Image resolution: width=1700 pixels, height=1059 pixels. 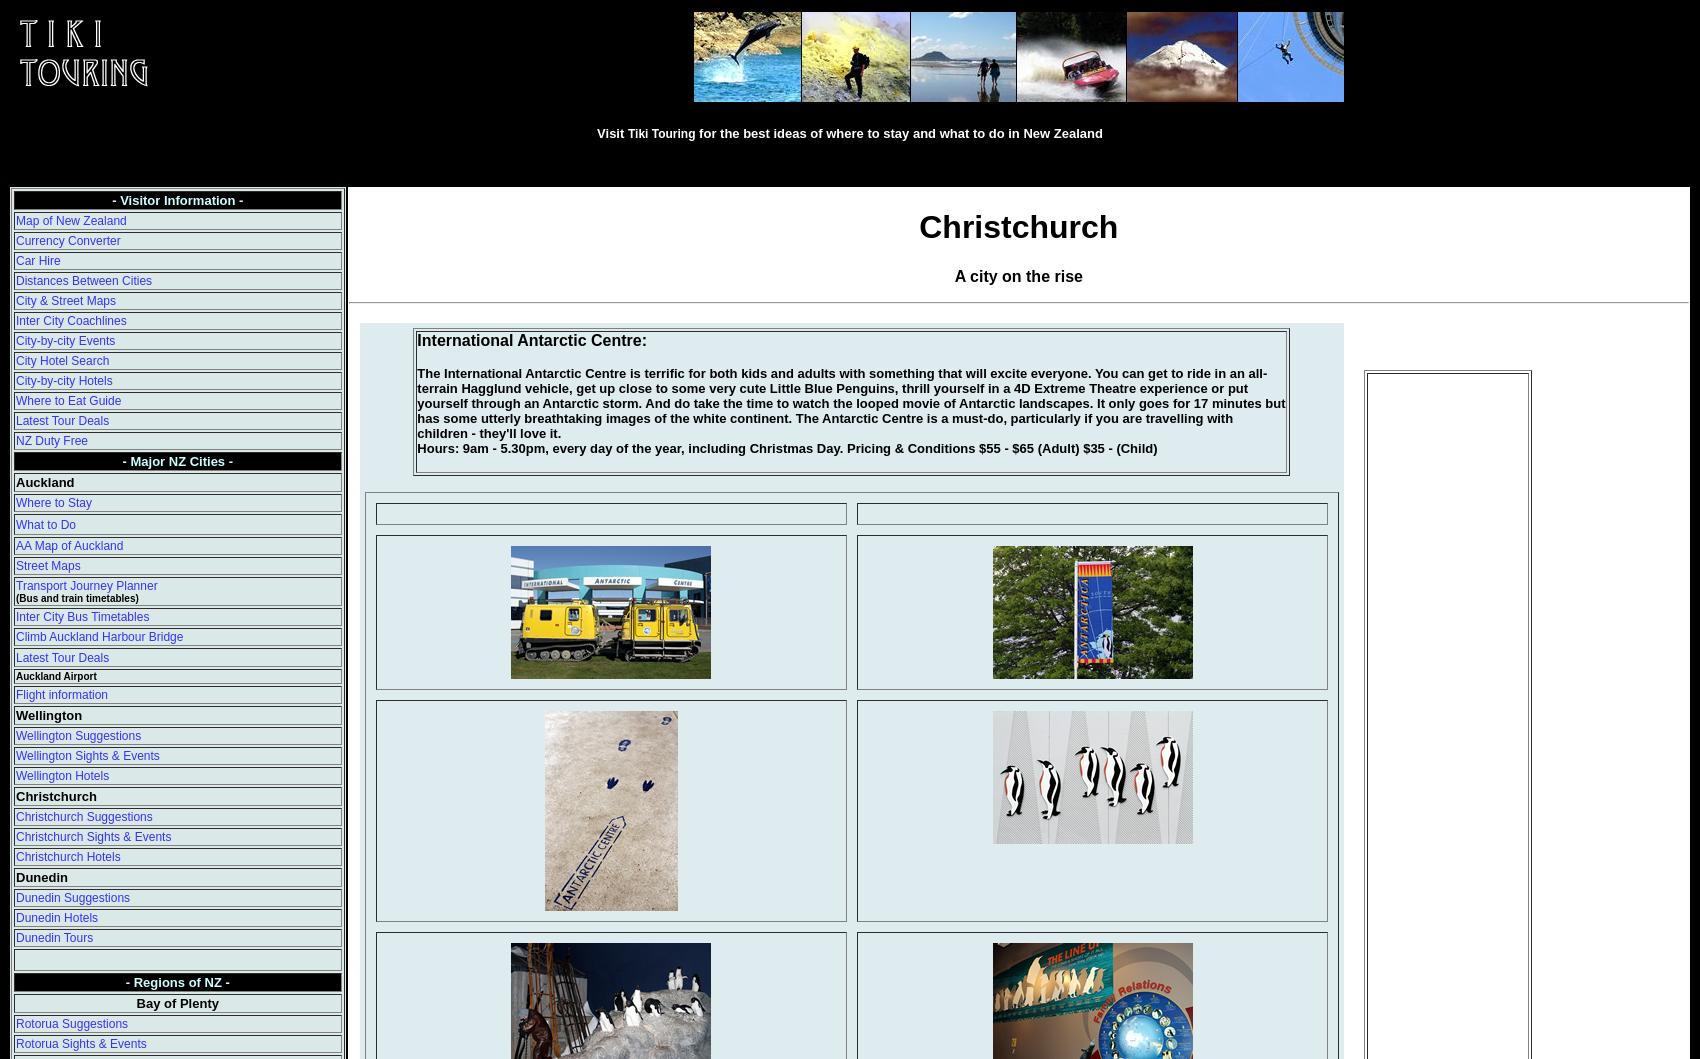 What do you see at coordinates (99, 636) in the screenshot?
I see `'Climb 
          Auckland Harbour Bridge'` at bounding box center [99, 636].